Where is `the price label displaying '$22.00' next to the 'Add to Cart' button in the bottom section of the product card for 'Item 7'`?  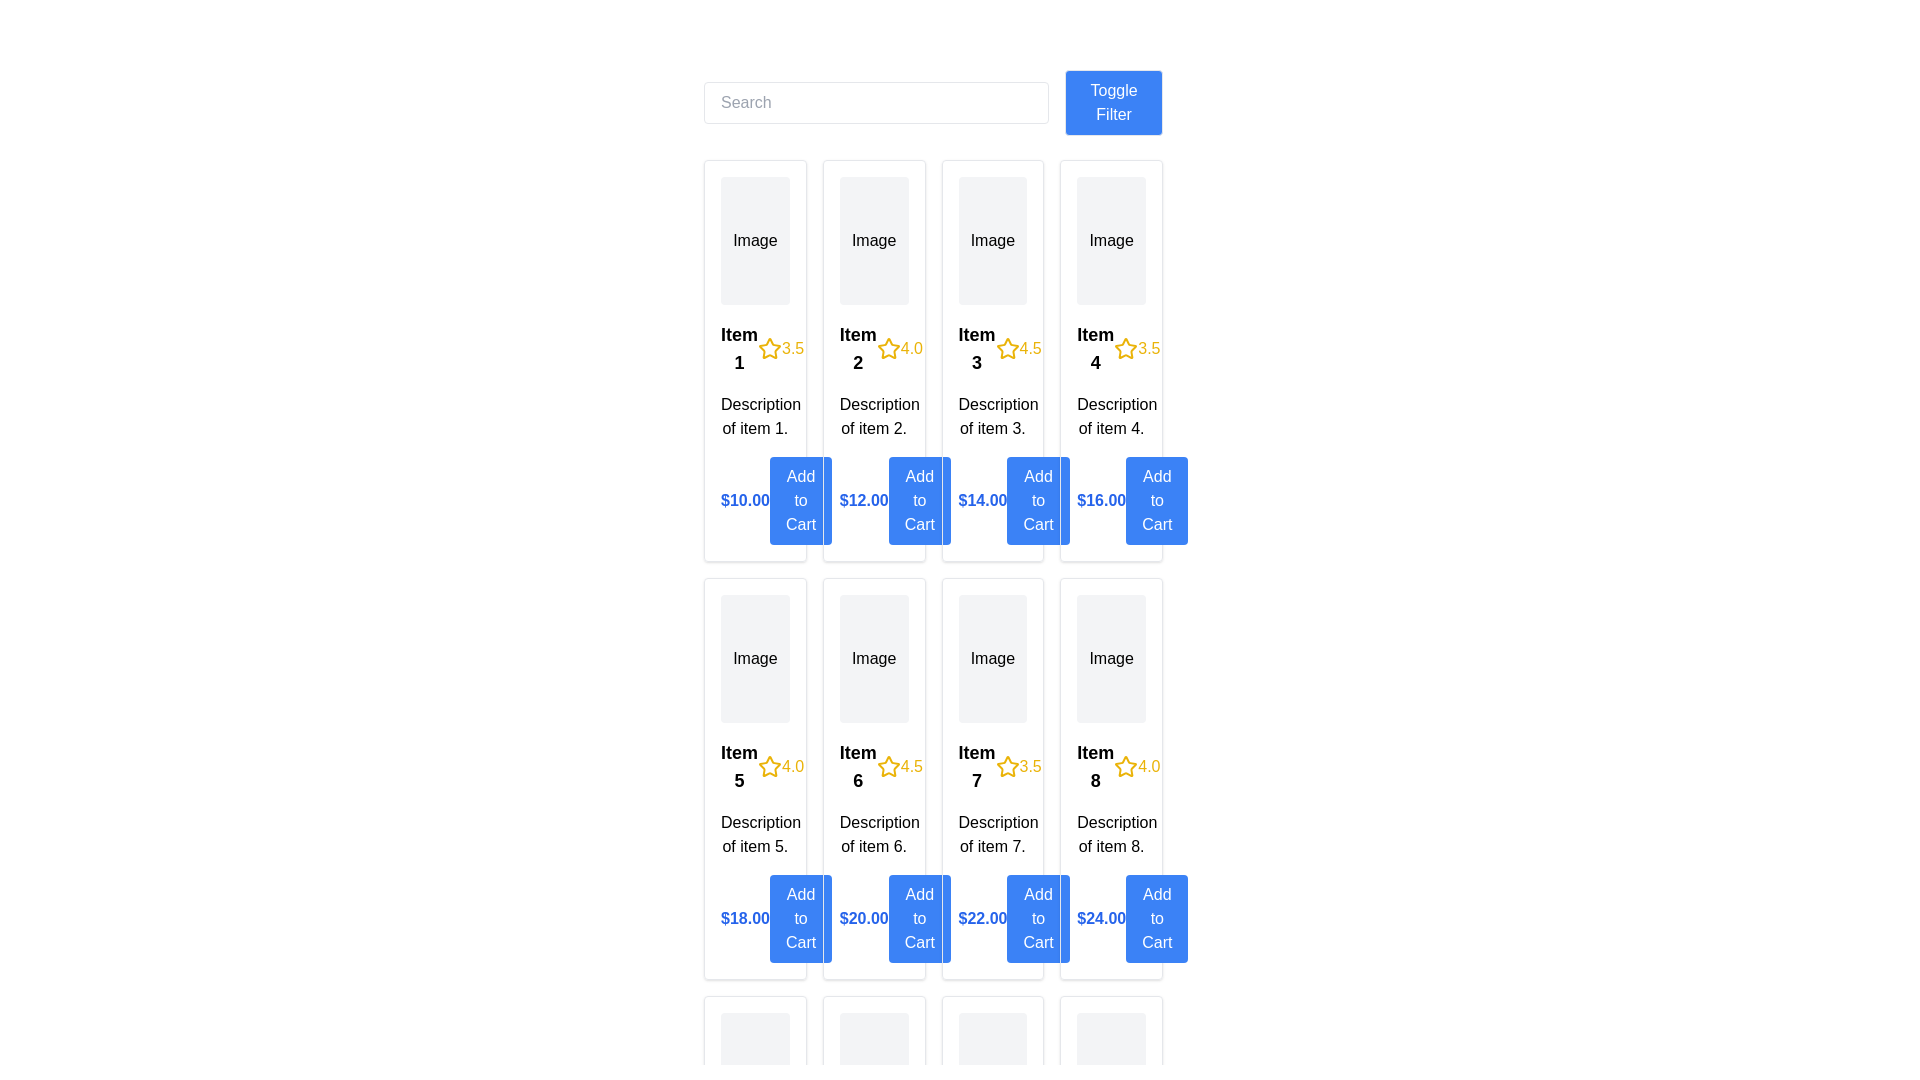
the price label displaying '$22.00' next to the 'Add to Cart' button in the bottom section of the product card for 'Item 7' is located at coordinates (992, 918).